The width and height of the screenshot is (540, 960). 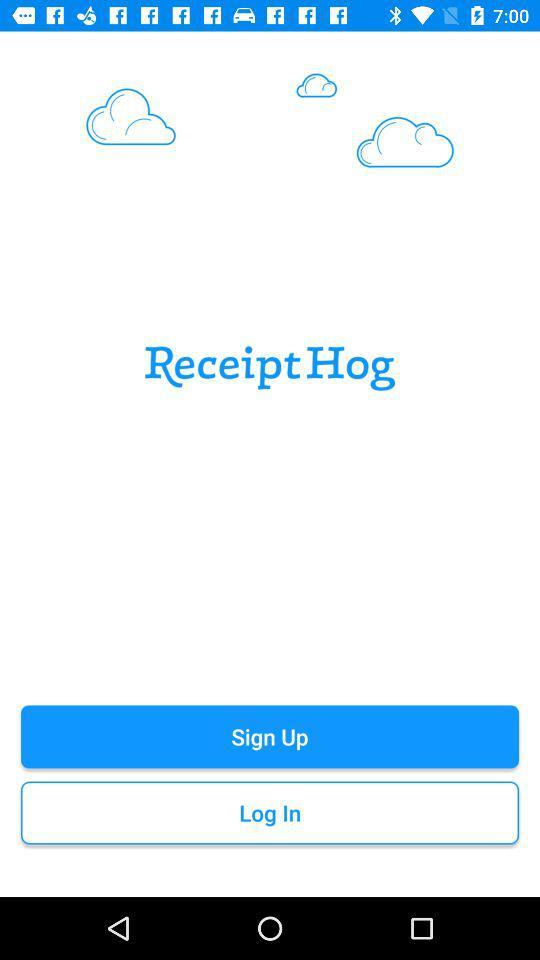 What do you see at coordinates (270, 735) in the screenshot?
I see `the sign up icon` at bounding box center [270, 735].